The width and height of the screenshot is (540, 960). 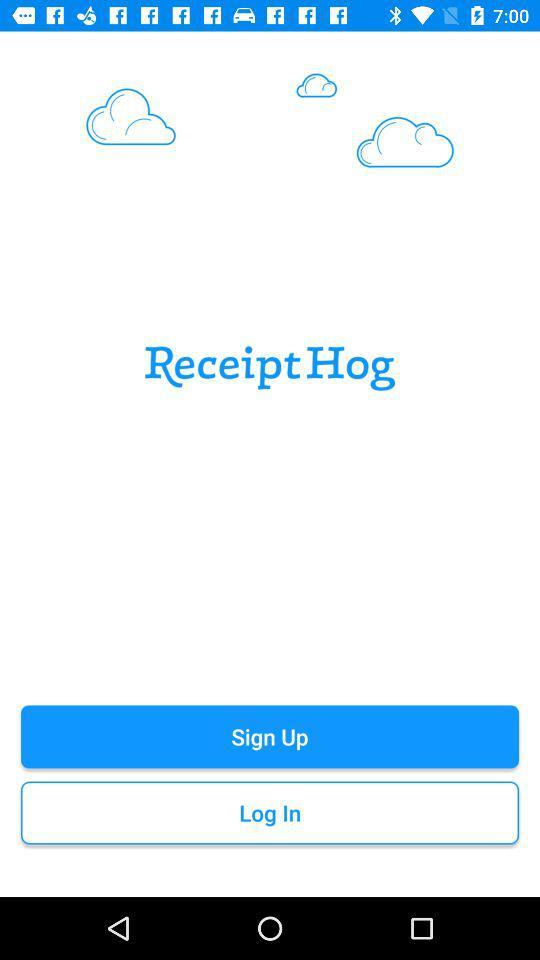 What do you see at coordinates (270, 735) in the screenshot?
I see `the sign up icon` at bounding box center [270, 735].